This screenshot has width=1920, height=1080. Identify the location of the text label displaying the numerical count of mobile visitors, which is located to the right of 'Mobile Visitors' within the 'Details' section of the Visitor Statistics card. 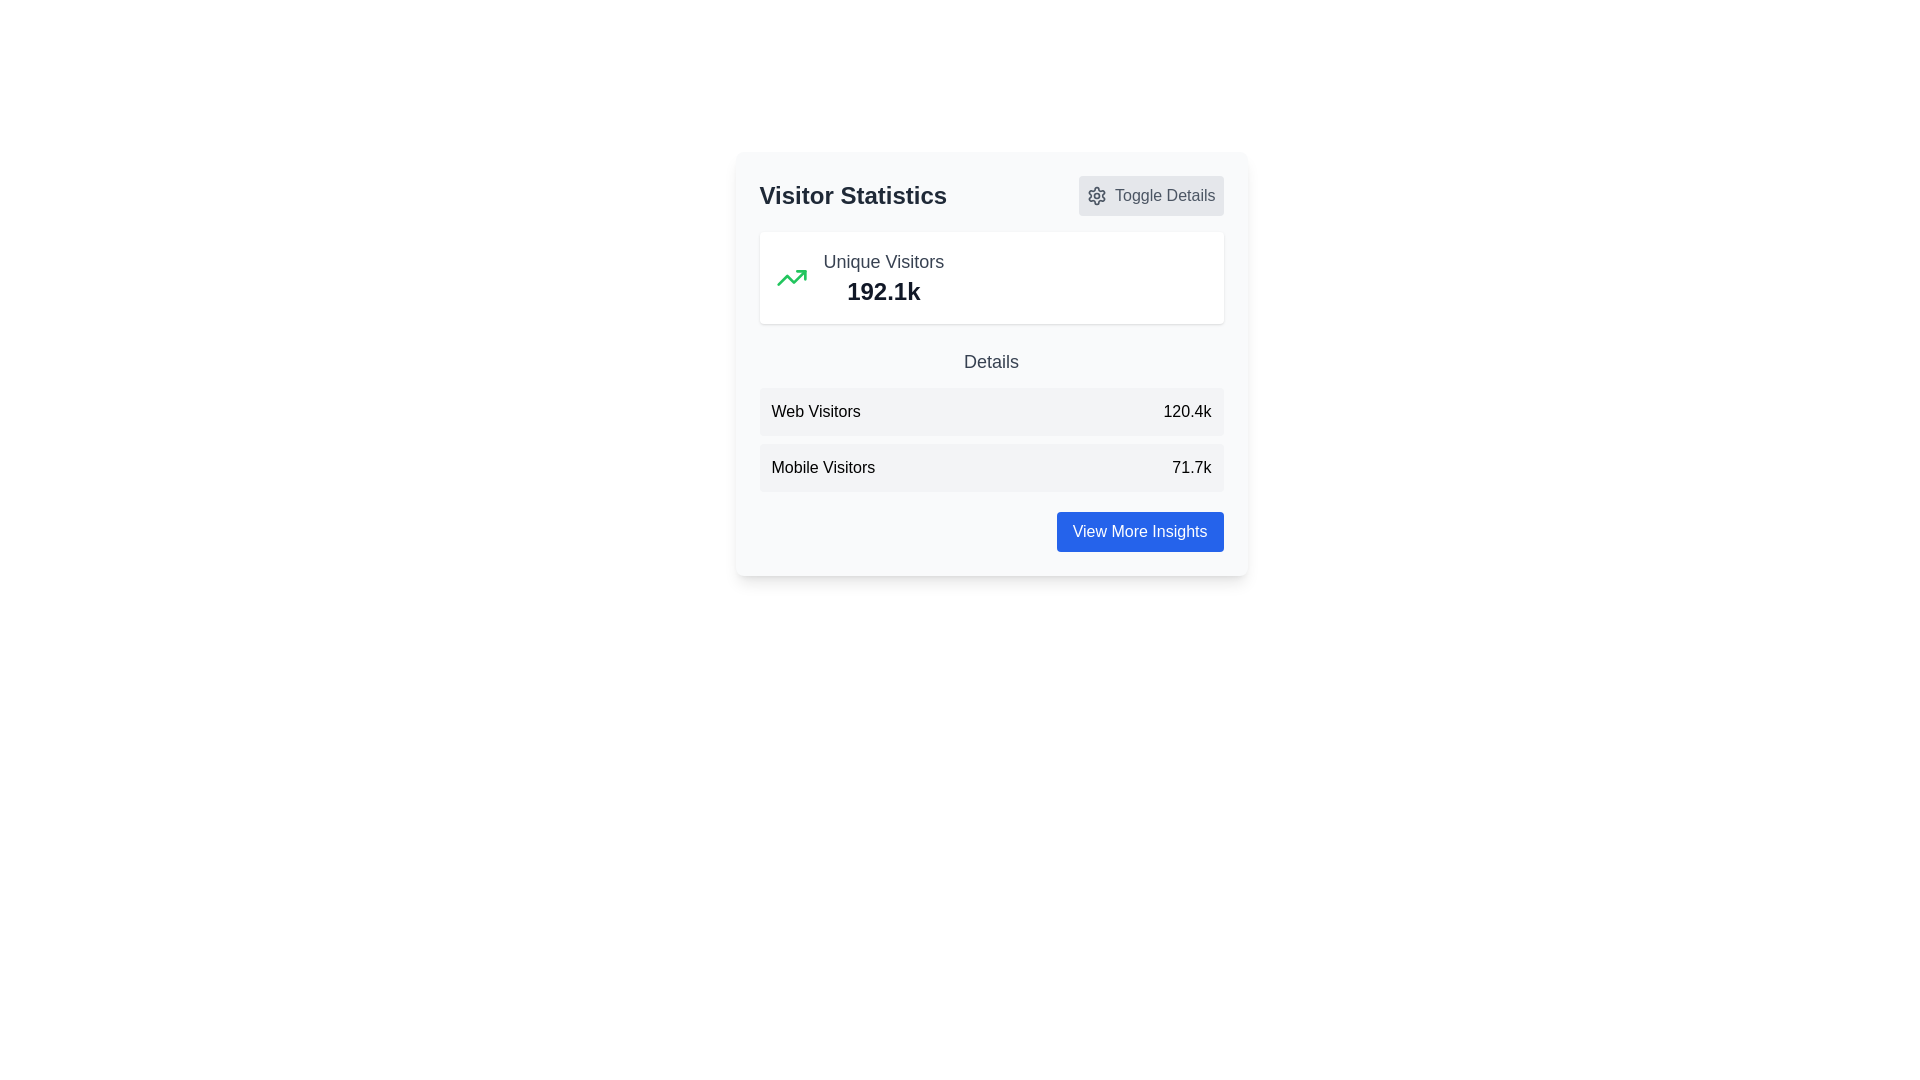
(1191, 467).